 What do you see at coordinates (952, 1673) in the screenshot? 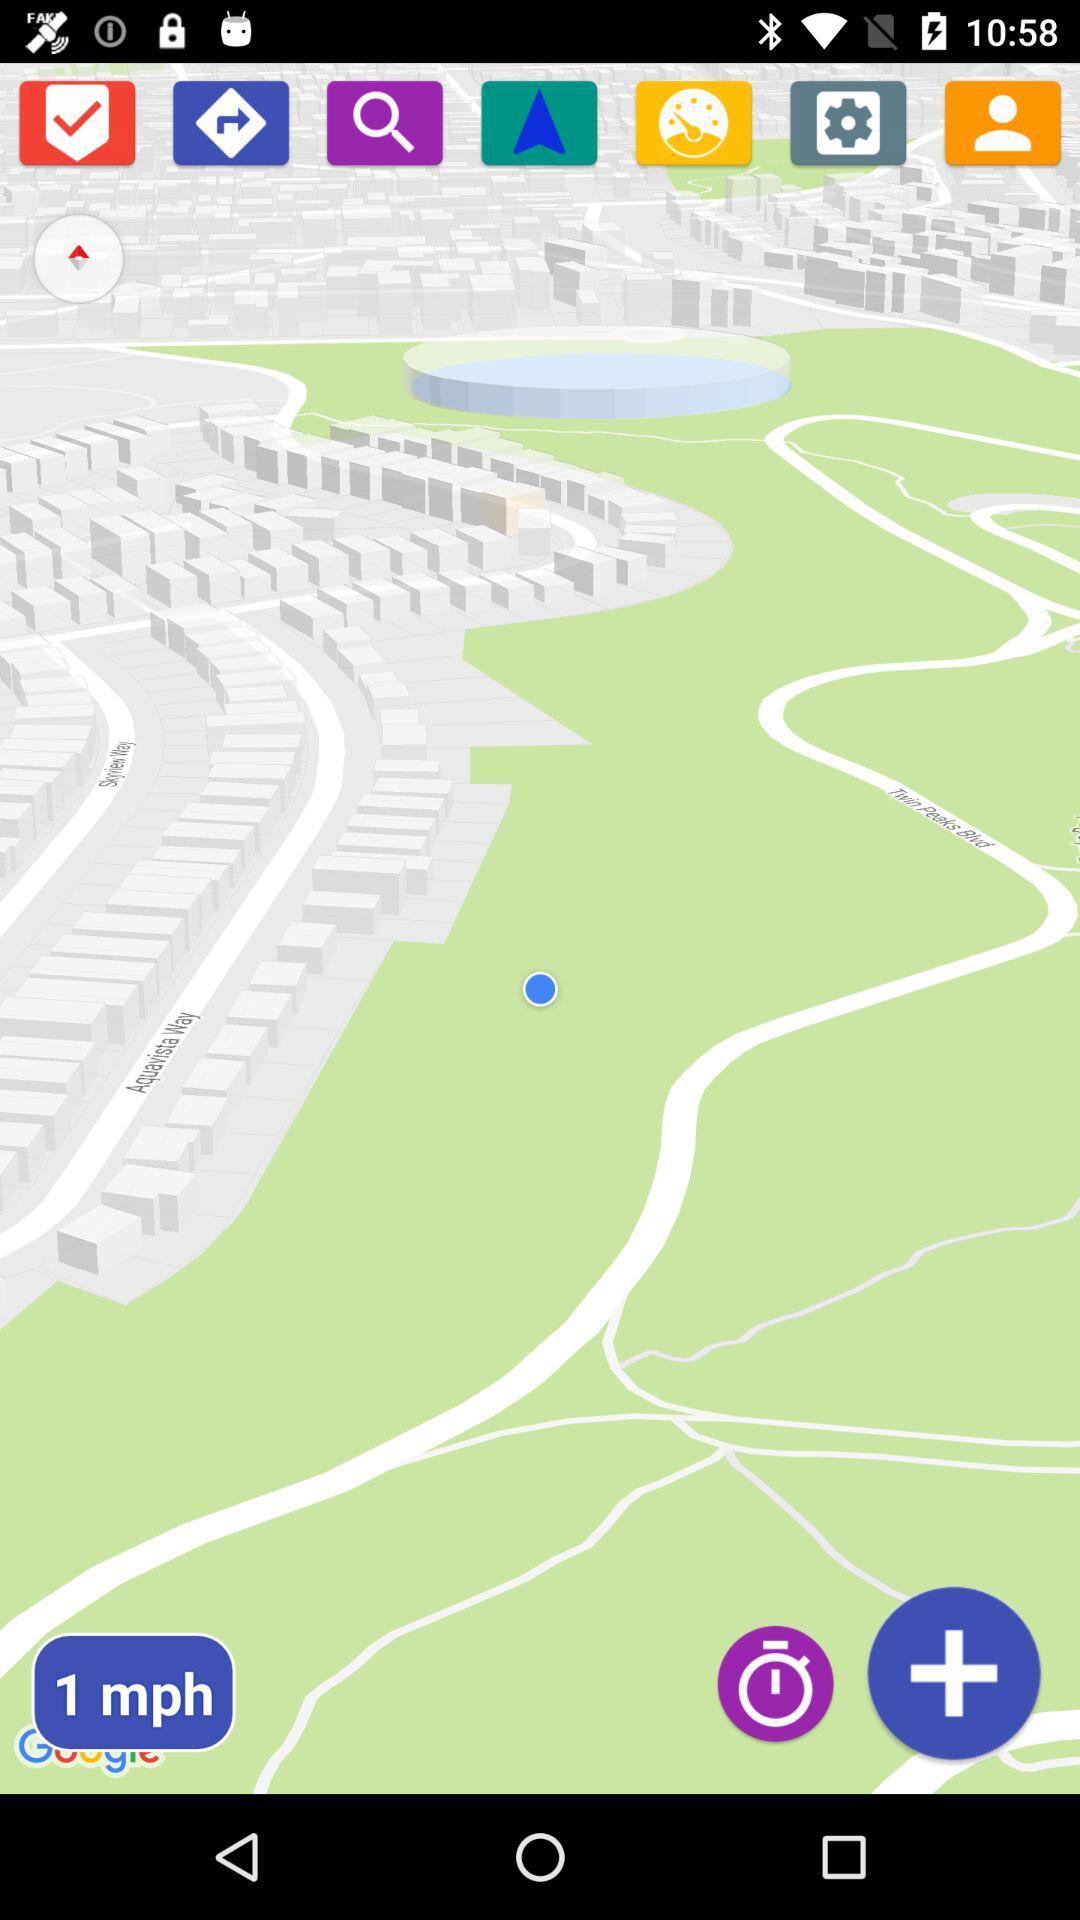
I see `place` at bounding box center [952, 1673].